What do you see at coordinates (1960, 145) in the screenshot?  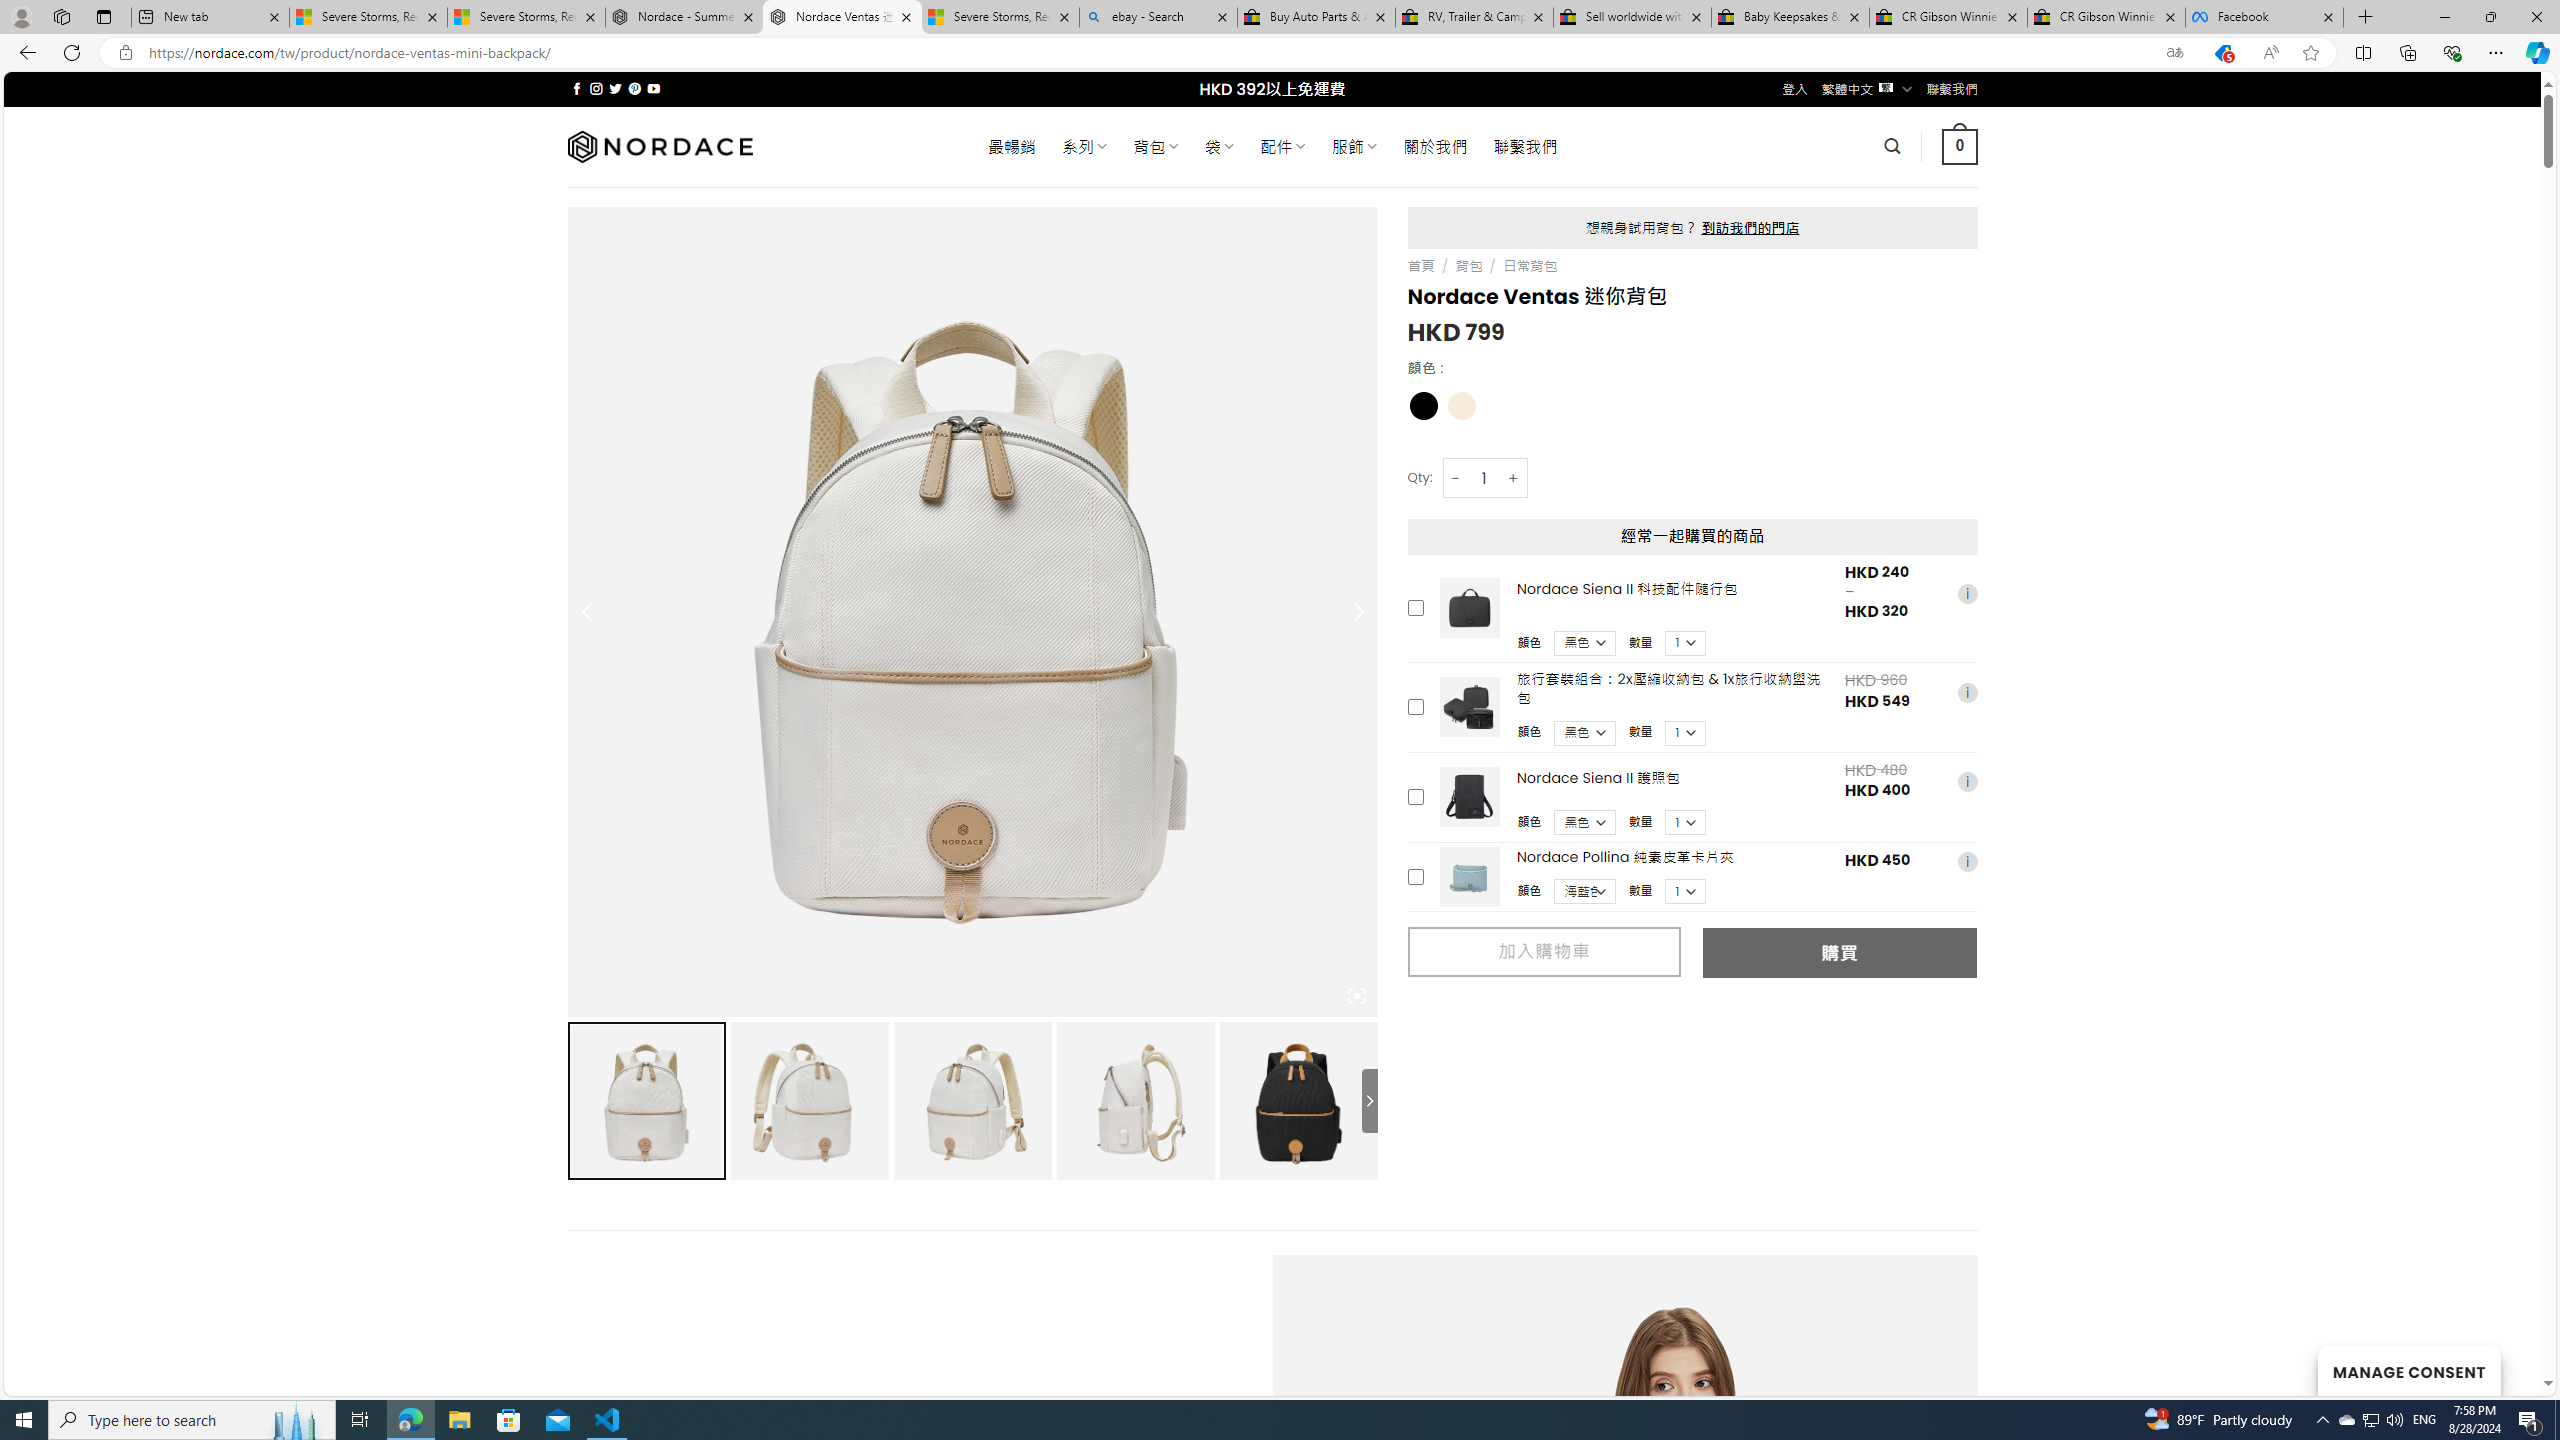 I see `'  0  '` at bounding box center [1960, 145].